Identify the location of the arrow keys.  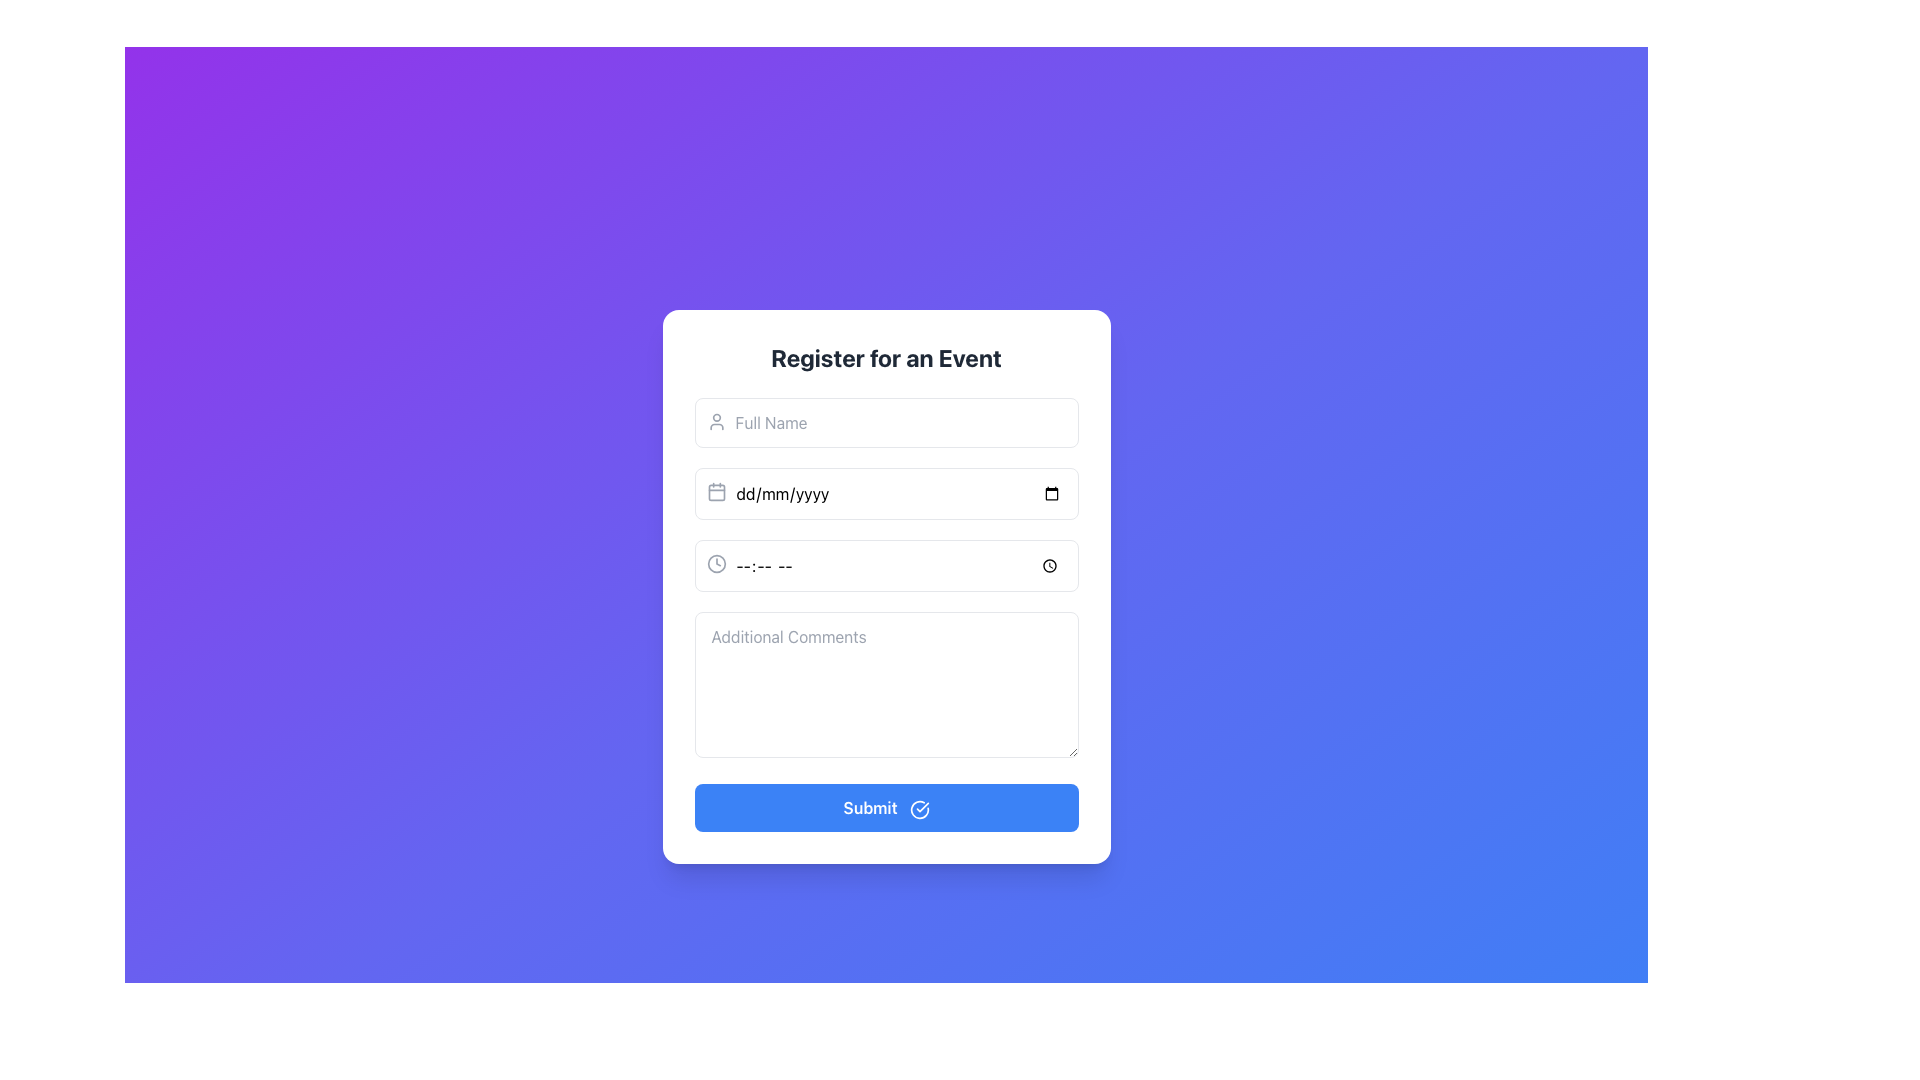
(885, 566).